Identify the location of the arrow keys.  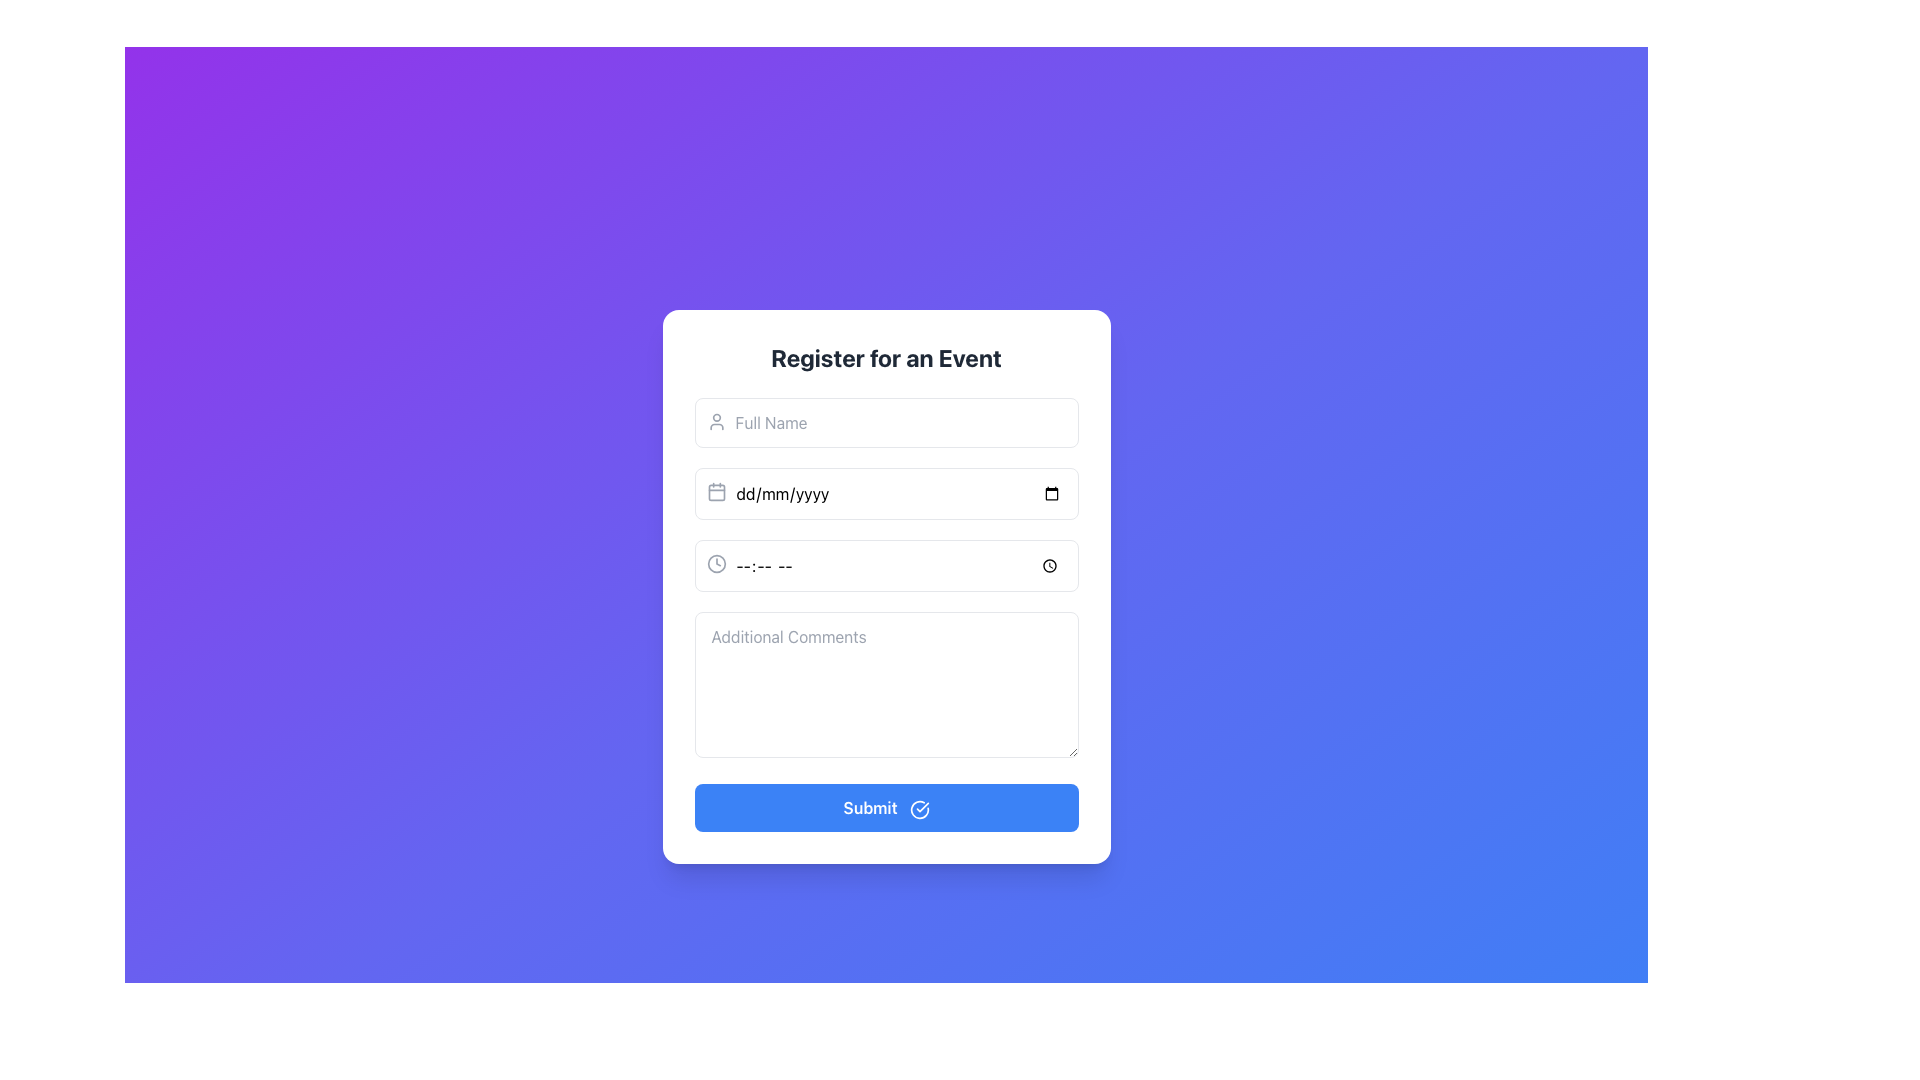
(885, 566).